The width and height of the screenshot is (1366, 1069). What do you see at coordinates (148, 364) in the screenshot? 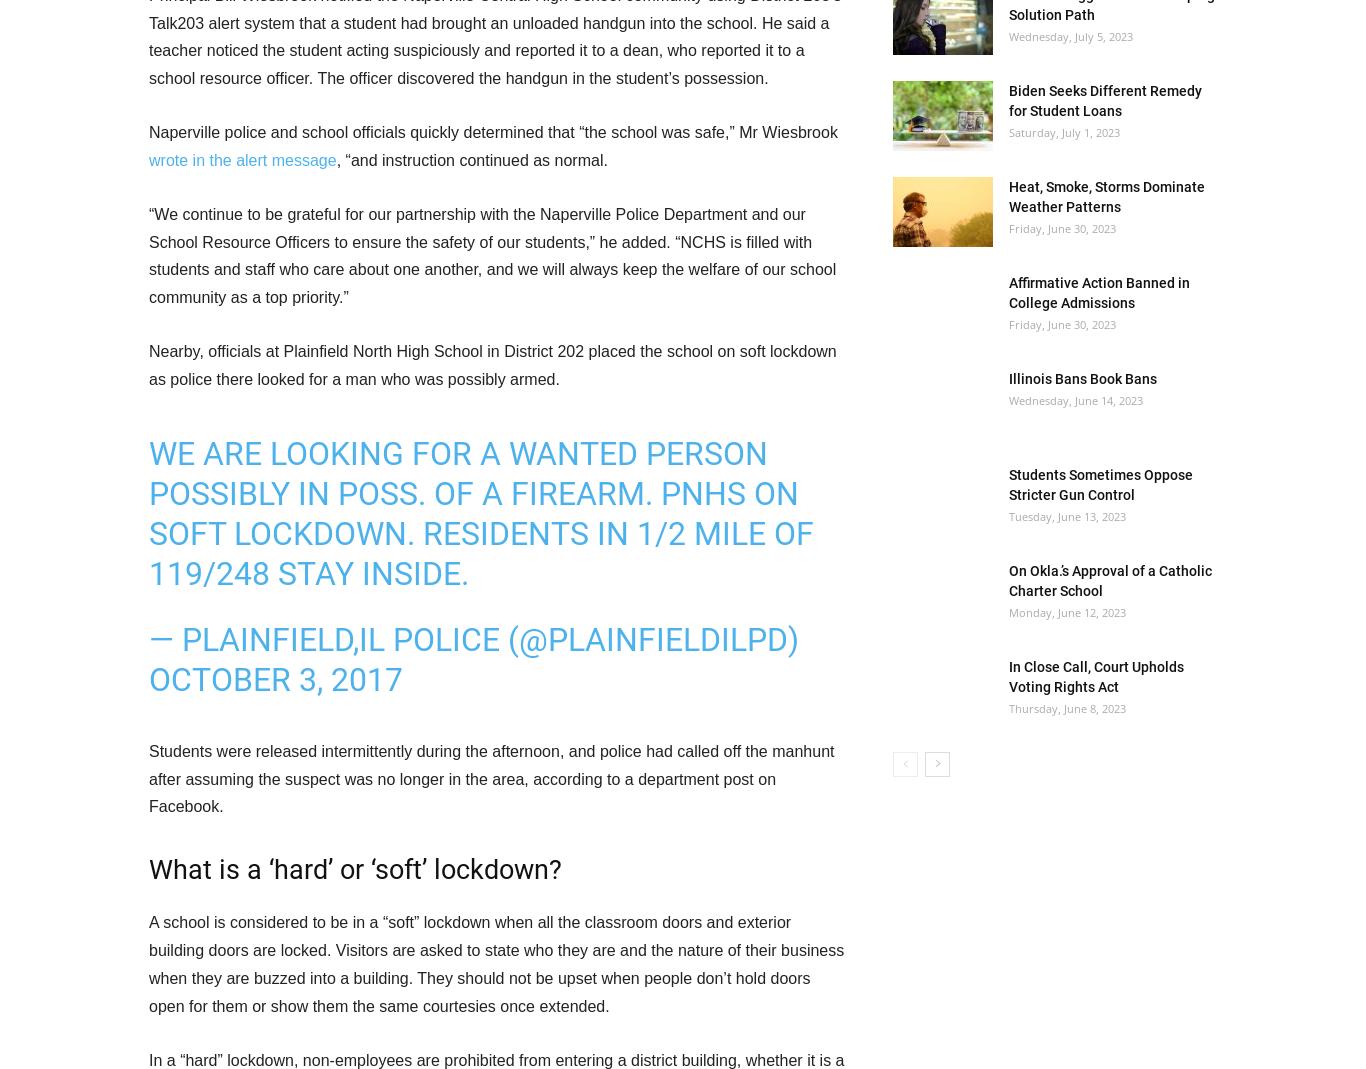
I see `'Nearby, officials at Plainfield North High School in District 202 placed the school on soft lockdown as police there looked for a man who was possibly armed.'` at bounding box center [148, 364].